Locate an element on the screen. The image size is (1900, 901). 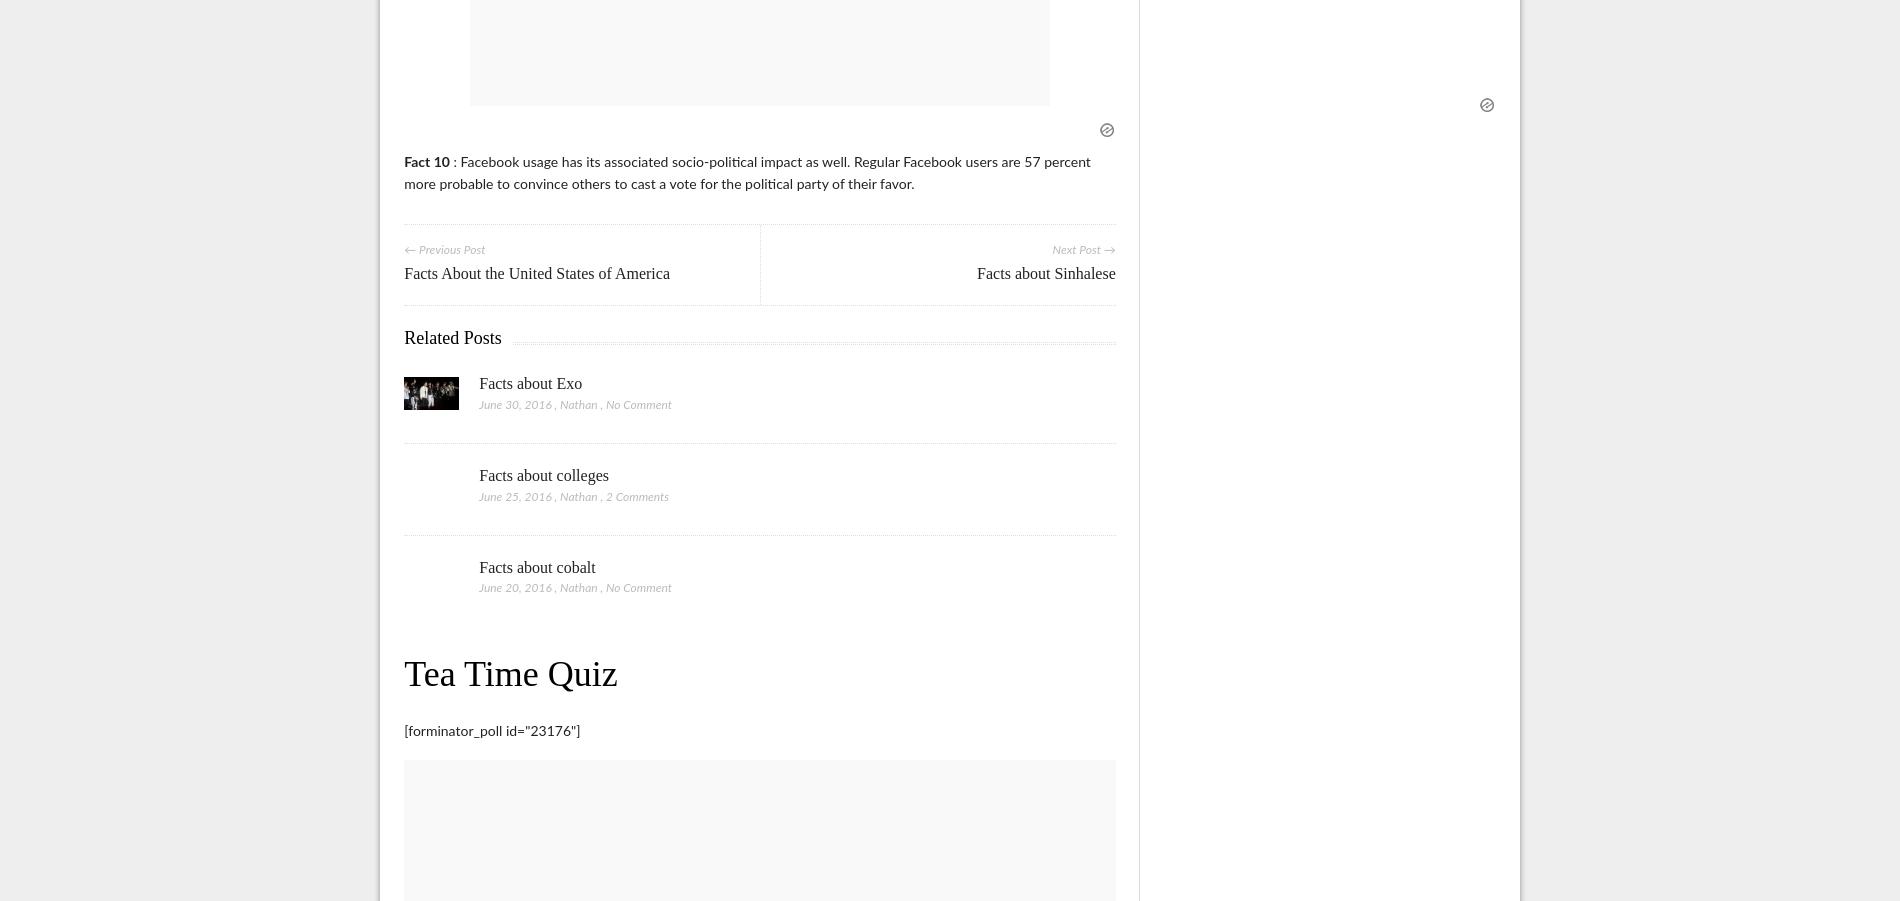
'Next Post →' is located at coordinates (1052, 249).